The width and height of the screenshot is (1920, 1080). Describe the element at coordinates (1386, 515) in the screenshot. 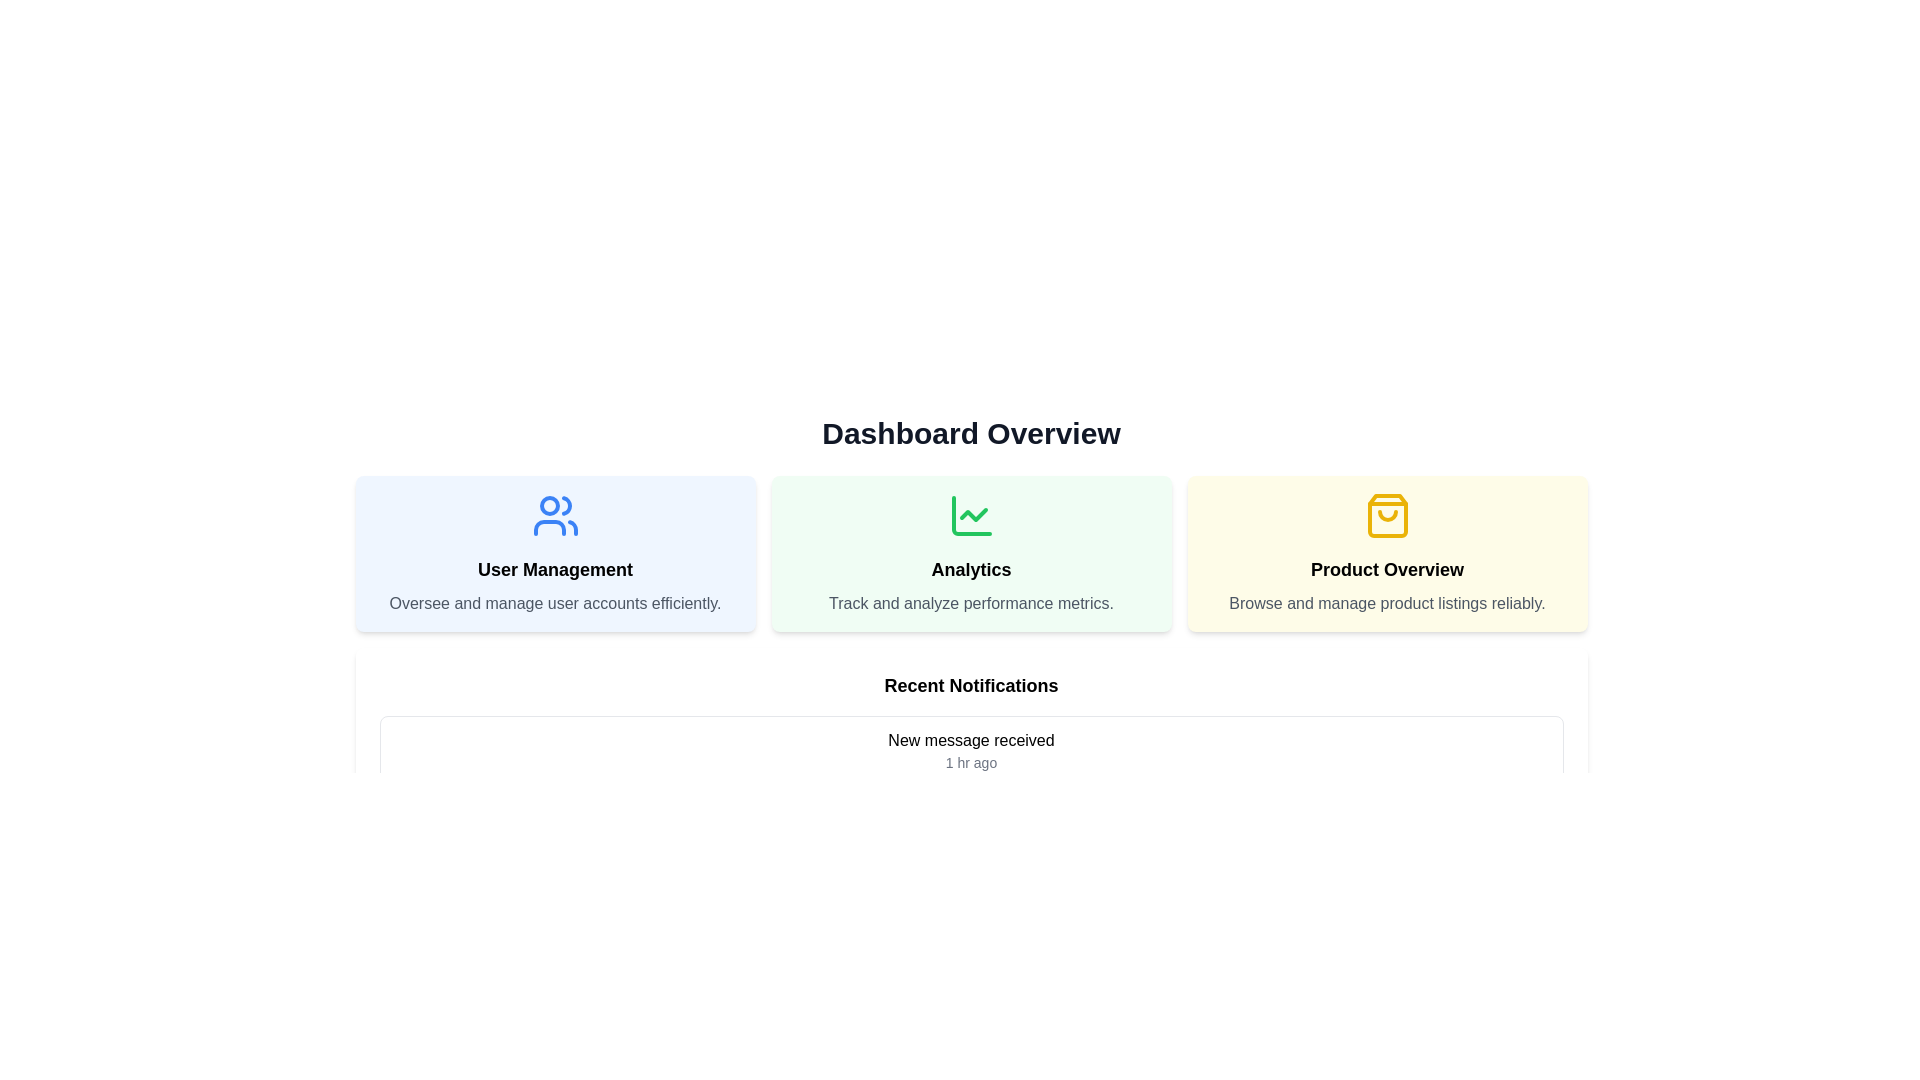

I see `the Decorative Icon (SVG element) located near the upper center of the 'Product Overview' card, which is the rightmost card in a horizontally aligned triad on the dashboard` at that location.